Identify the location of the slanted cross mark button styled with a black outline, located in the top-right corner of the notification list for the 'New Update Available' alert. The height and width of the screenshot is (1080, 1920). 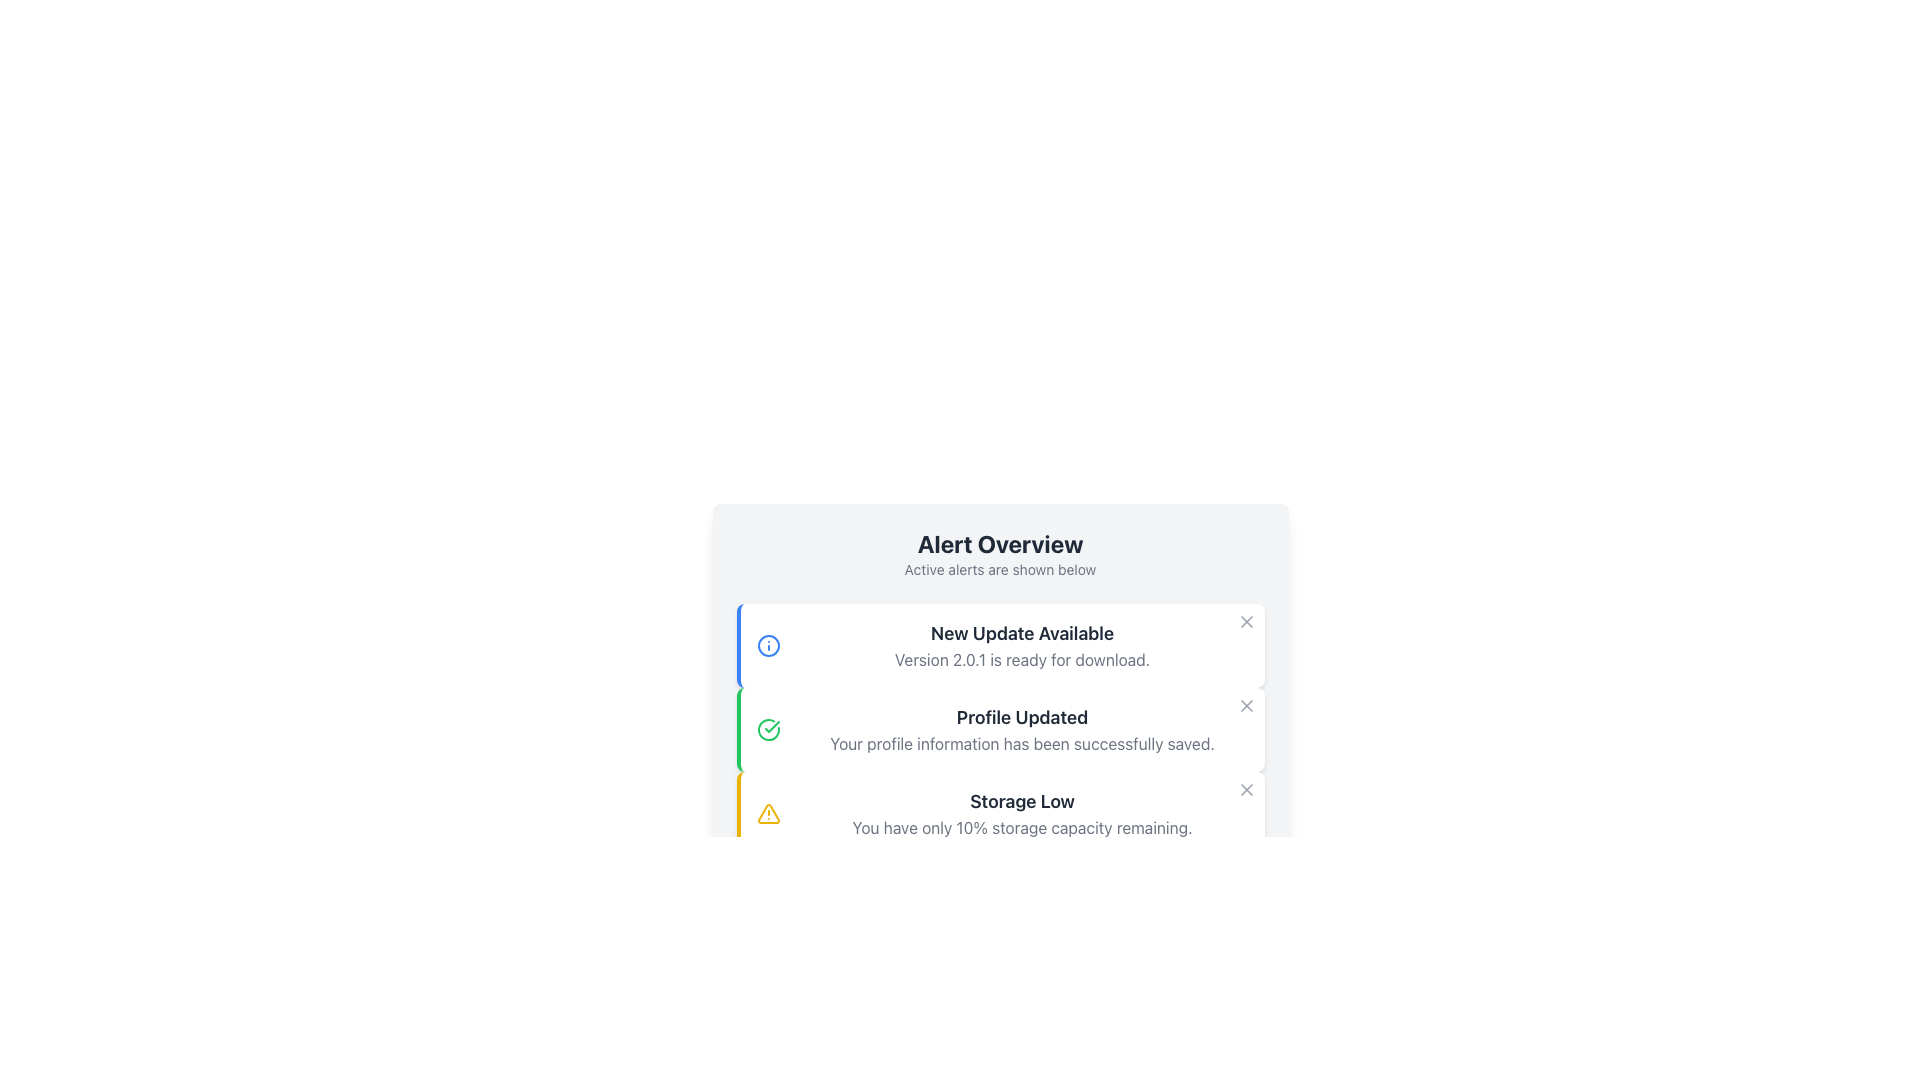
(1245, 620).